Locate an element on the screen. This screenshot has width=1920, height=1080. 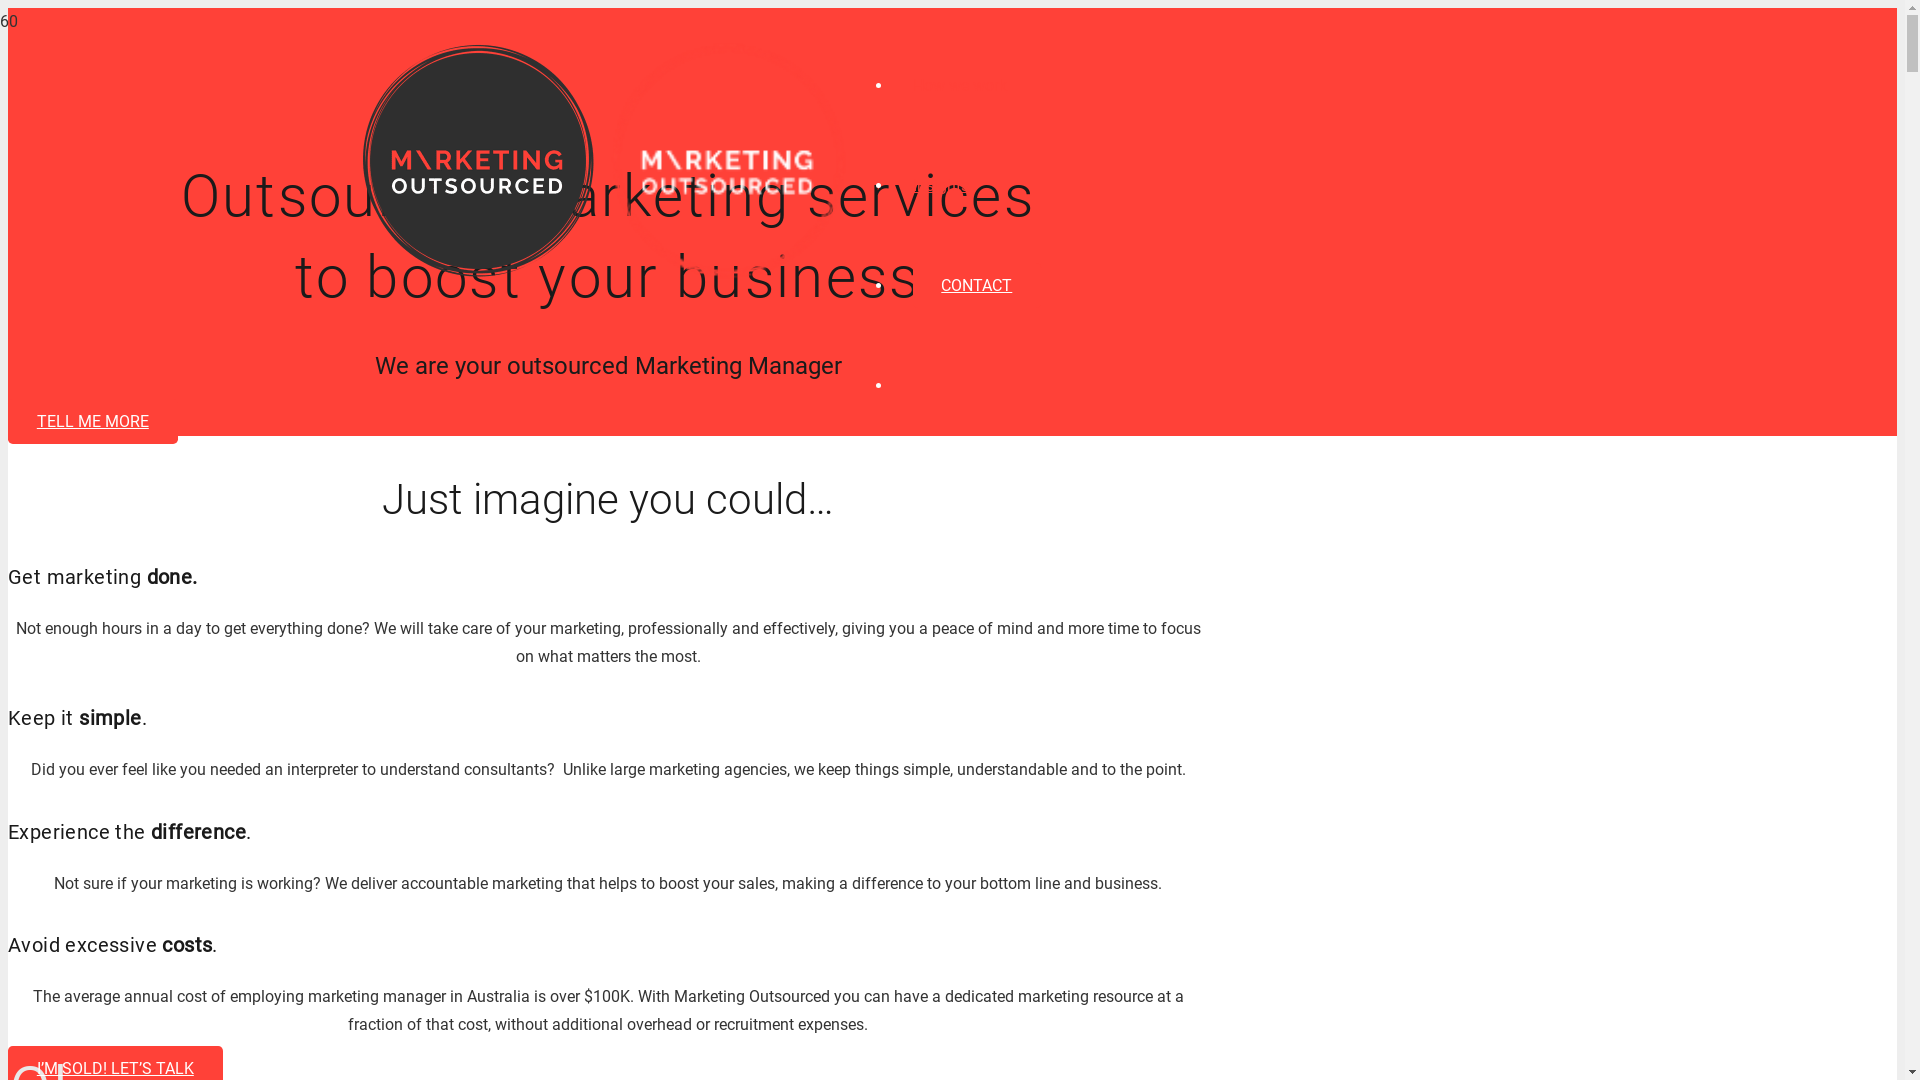
'TELL ME MORE' is located at coordinates (91, 420).